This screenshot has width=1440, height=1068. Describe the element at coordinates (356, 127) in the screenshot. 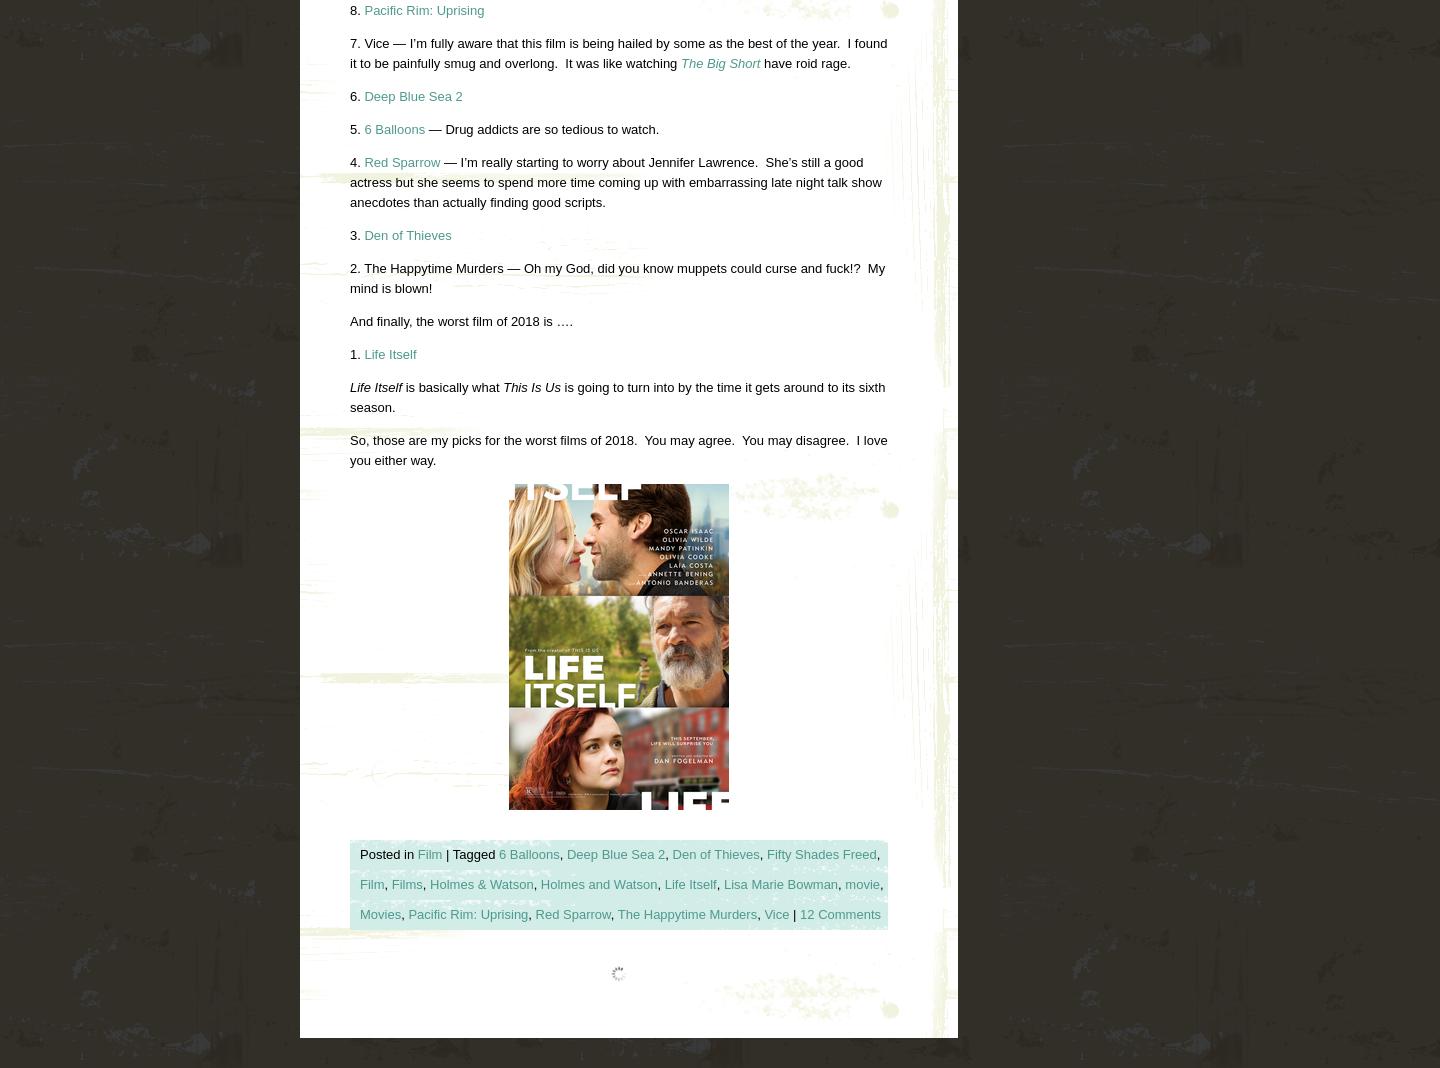

I see `'5.'` at that location.